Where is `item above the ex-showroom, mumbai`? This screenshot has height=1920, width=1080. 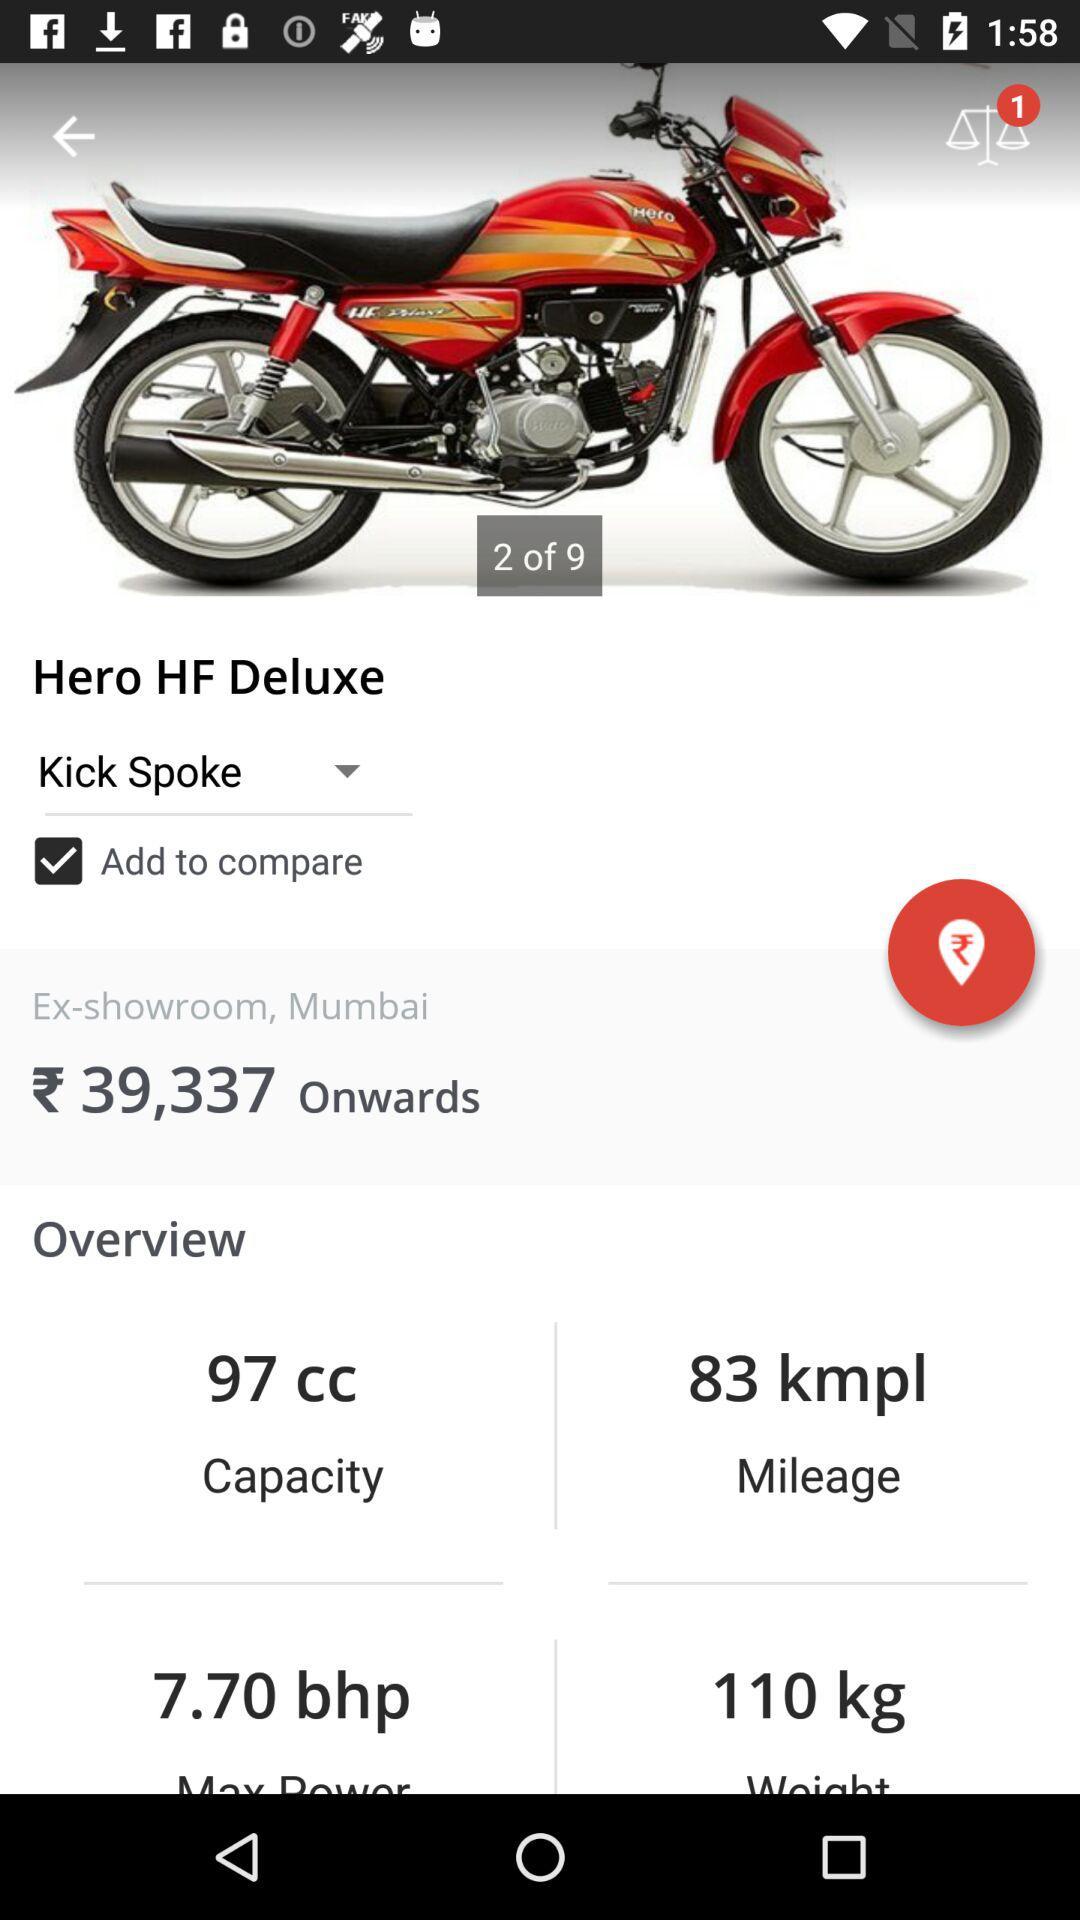 item above the ex-showroom, mumbai is located at coordinates (197, 860).